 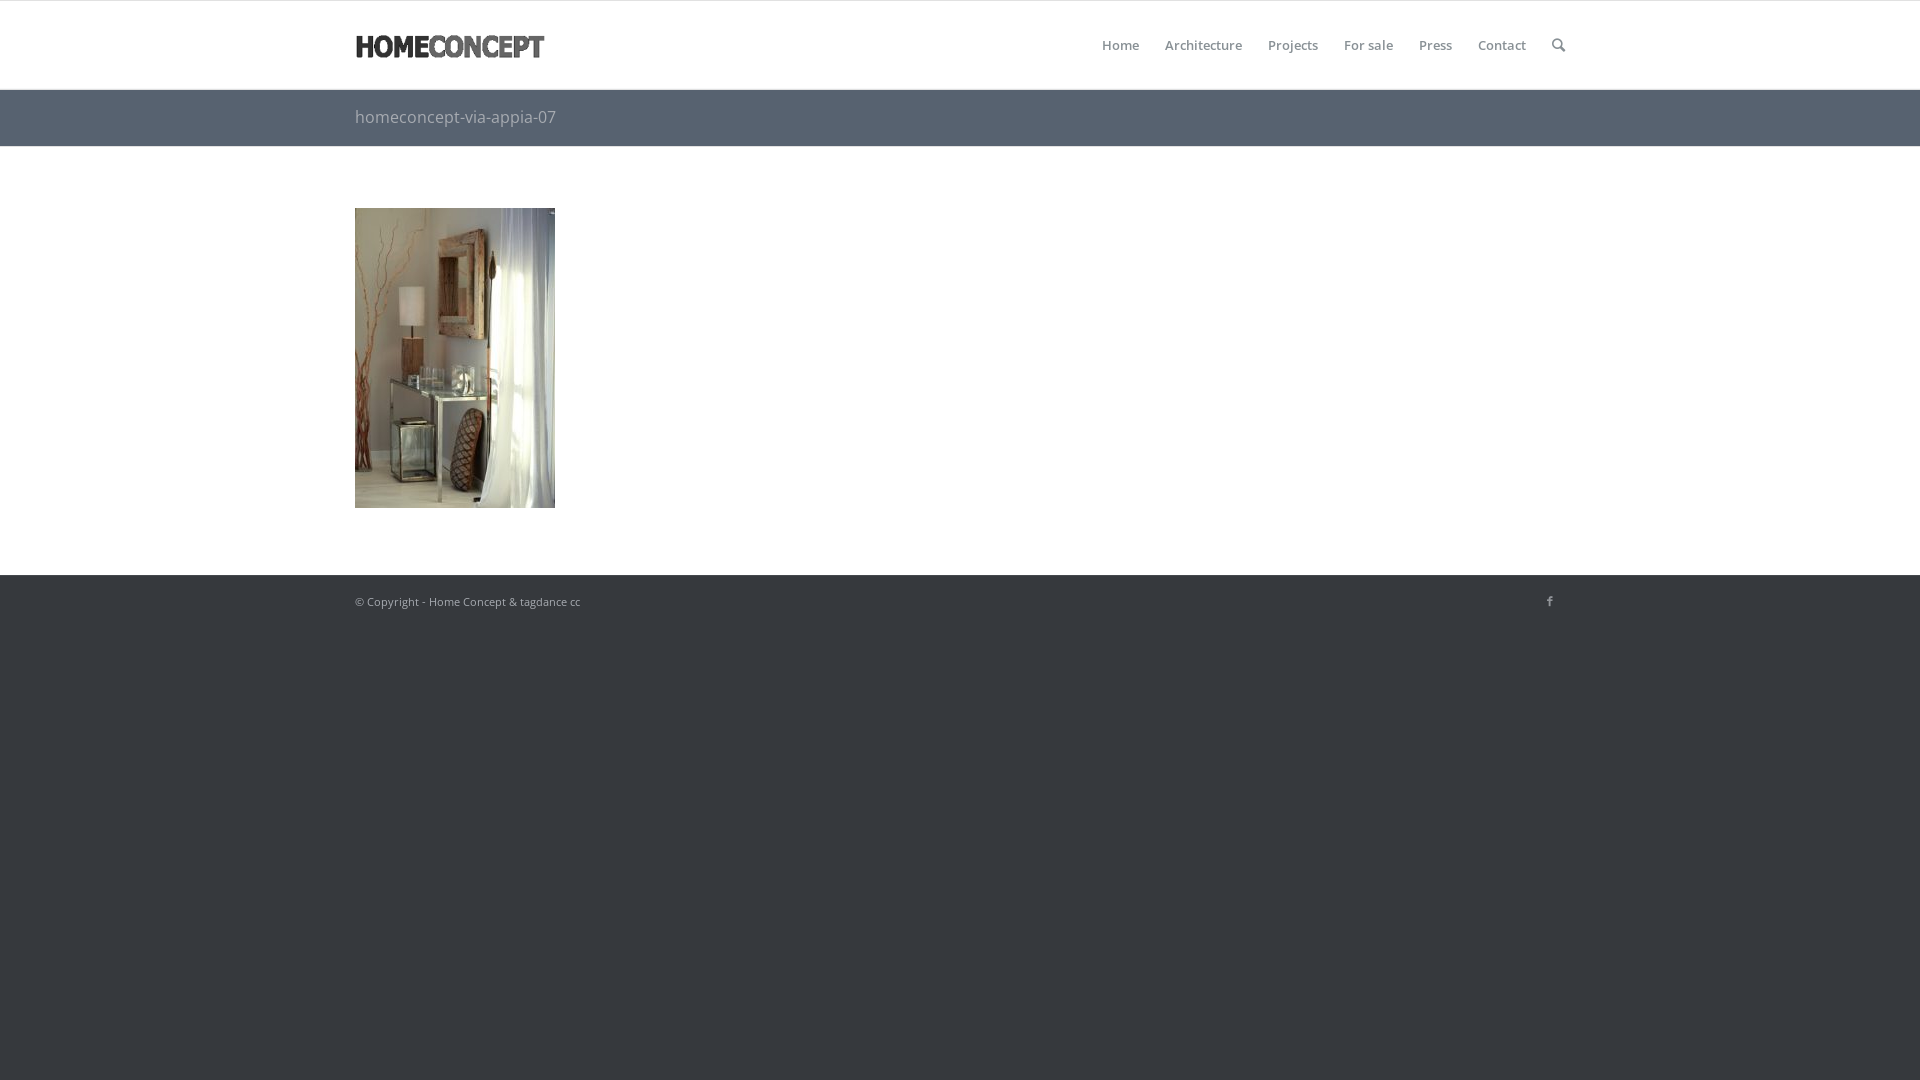 What do you see at coordinates (1549, 600) in the screenshot?
I see `'Facebook'` at bounding box center [1549, 600].